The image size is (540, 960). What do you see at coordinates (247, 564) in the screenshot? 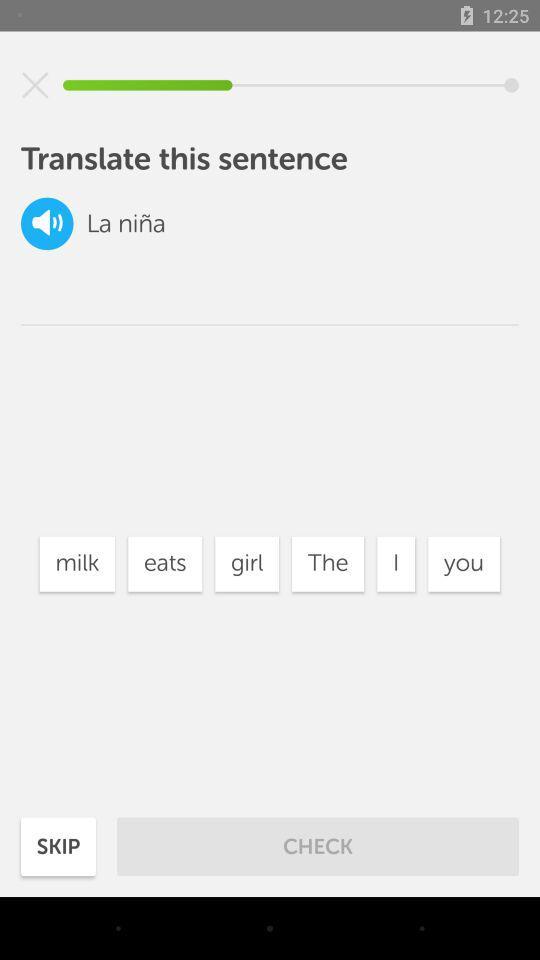
I see `icon next to the eats item` at bounding box center [247, 564].